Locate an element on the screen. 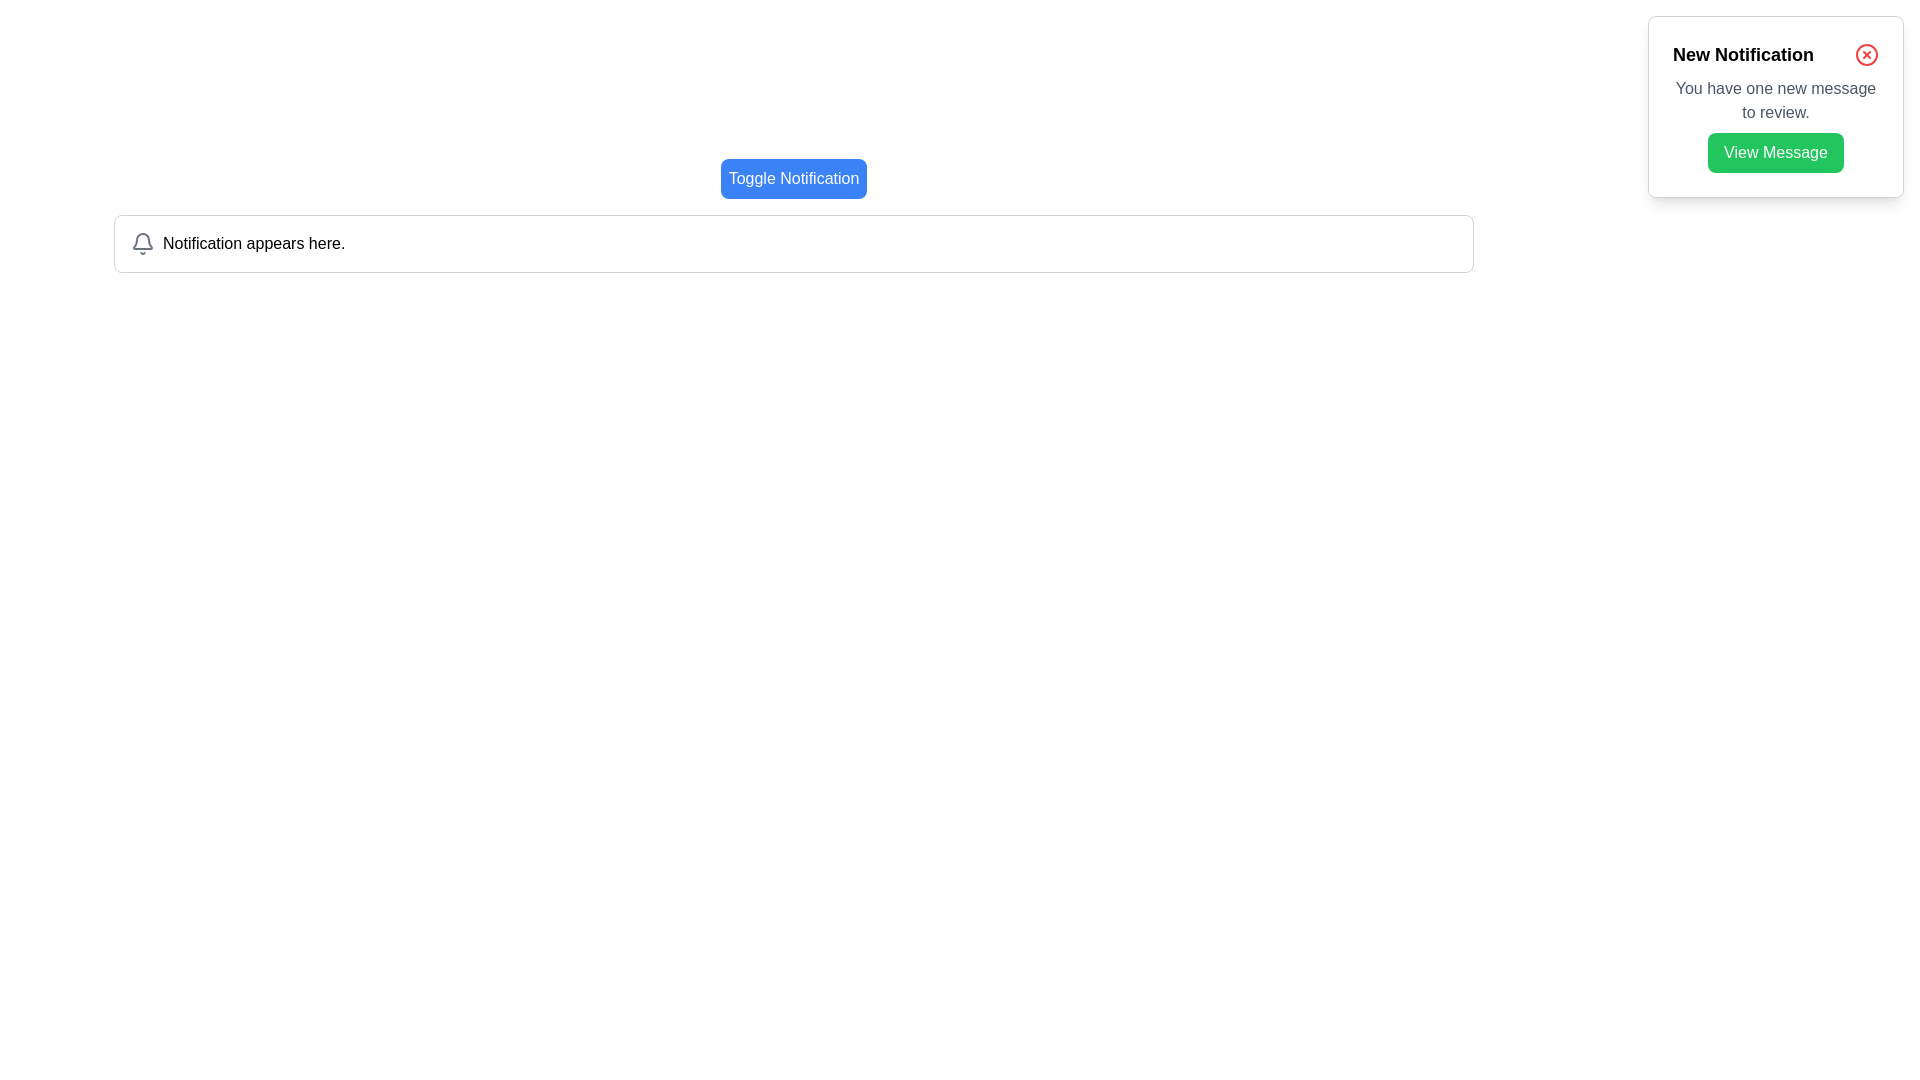  the green 'View Message' button located at the bottom-right corner of the notification card is located at coordinates (1776, 152).